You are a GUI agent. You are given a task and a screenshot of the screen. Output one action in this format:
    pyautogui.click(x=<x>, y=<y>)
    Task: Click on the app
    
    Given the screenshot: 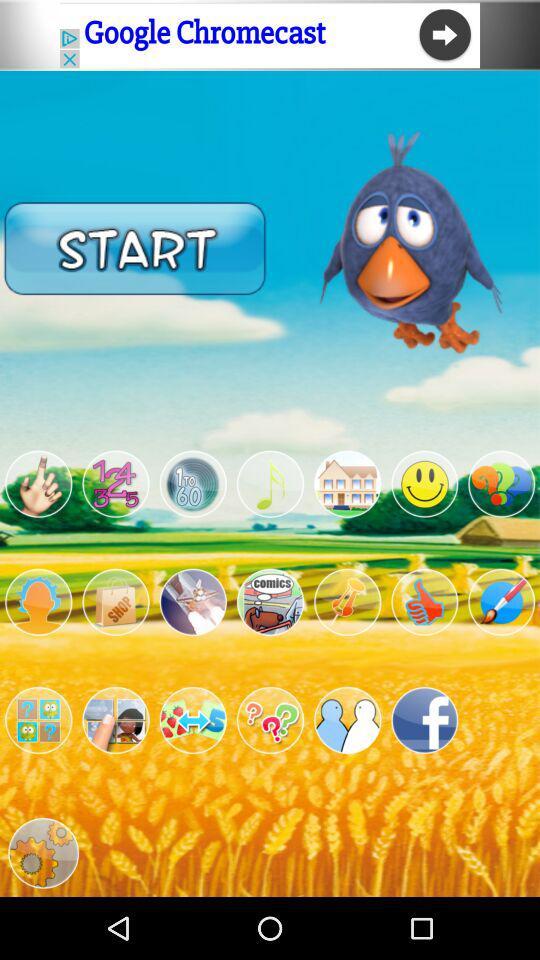 What is the action you would take?
    pyautogui.click(x=500, y=601)
    